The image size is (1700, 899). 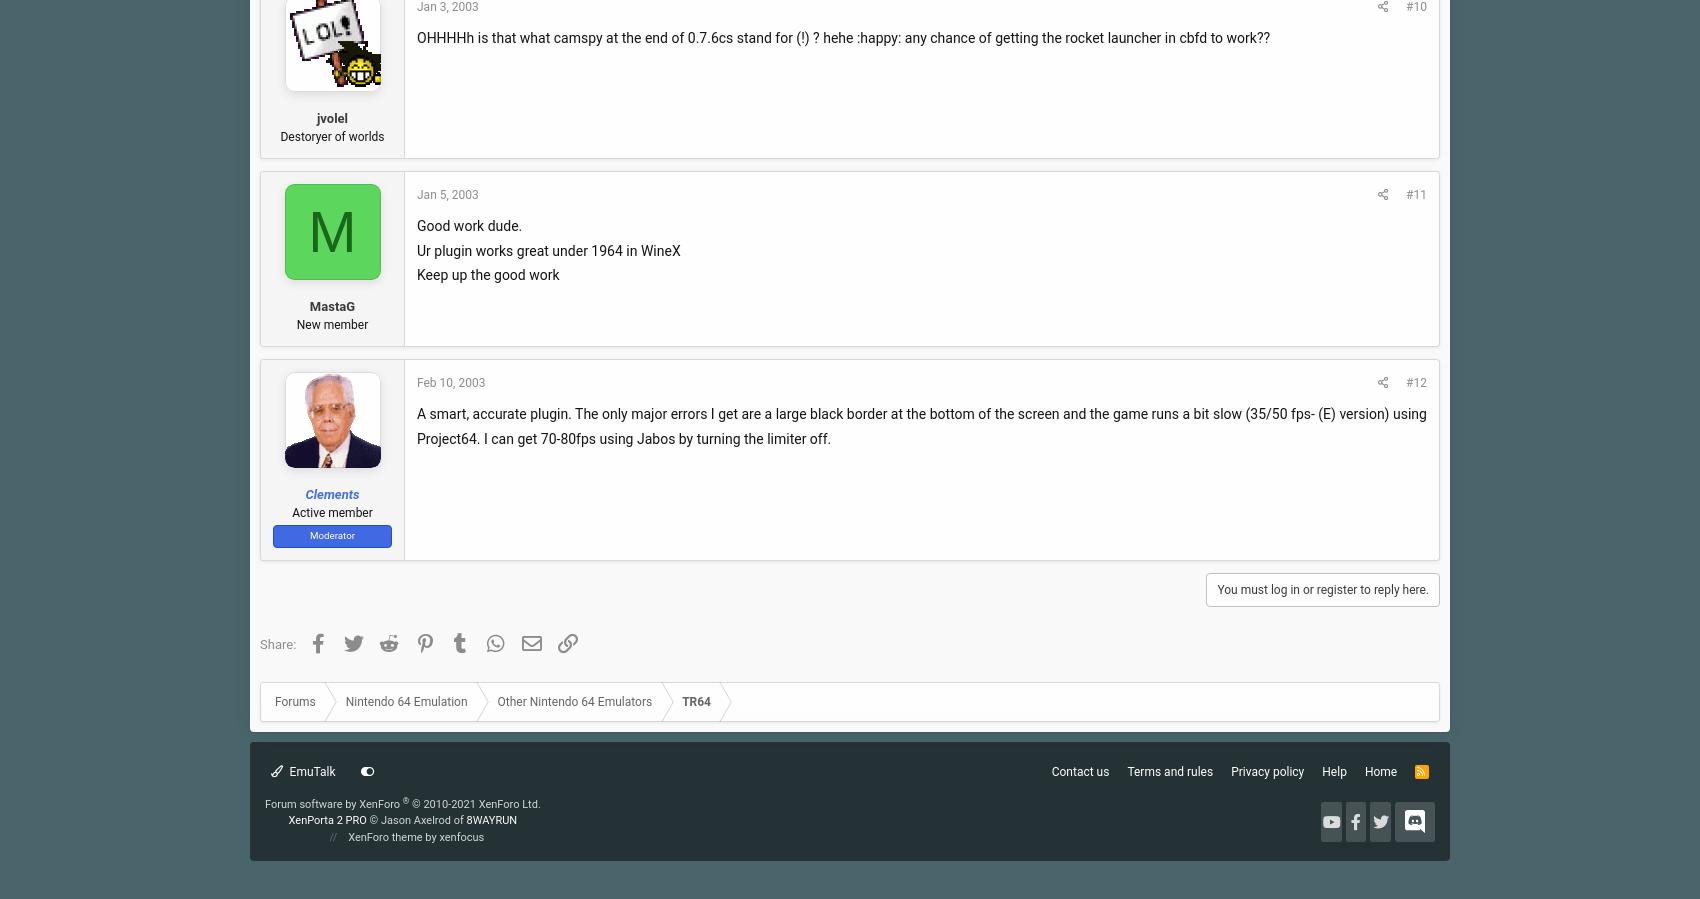 What do you see at coordinates (469, 226) in the screenshot?
I see `'Good work dude.'` at bounding box center [469, 226].